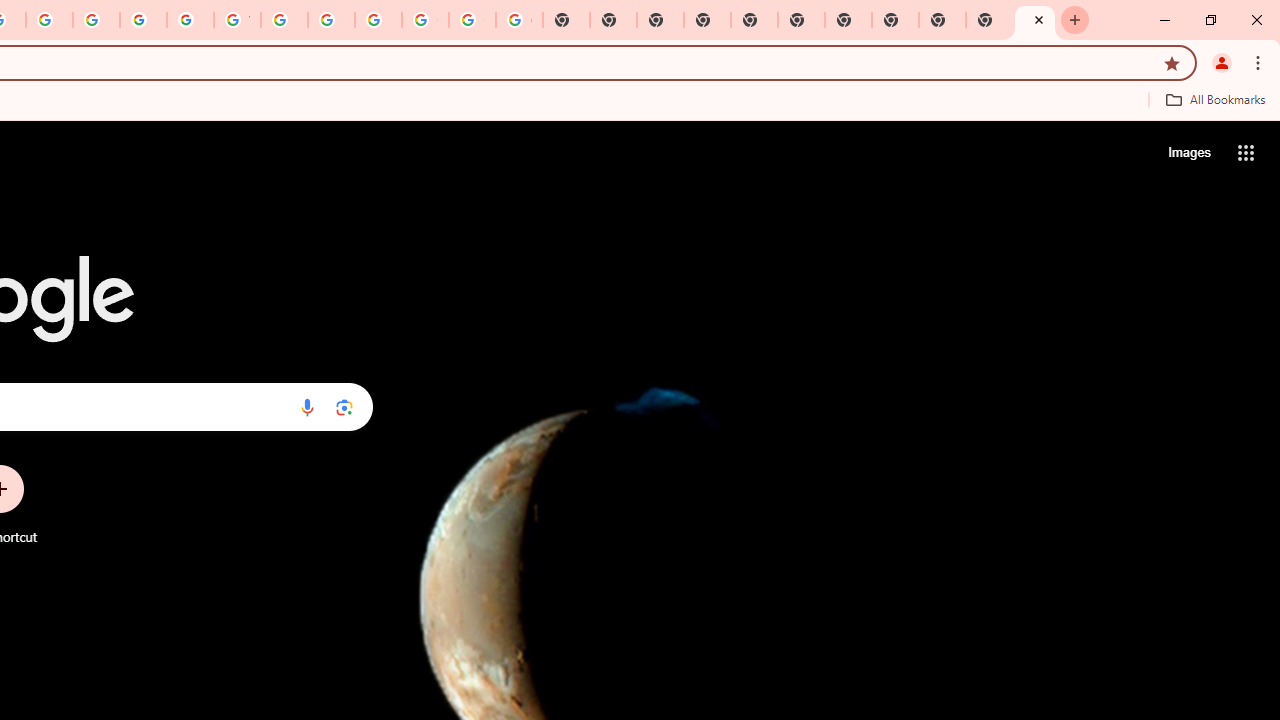 The image size is (1280, 720). Describe the element at coordinates (1035, 20) in the screenshot. I see `'New Tab'` at that location.